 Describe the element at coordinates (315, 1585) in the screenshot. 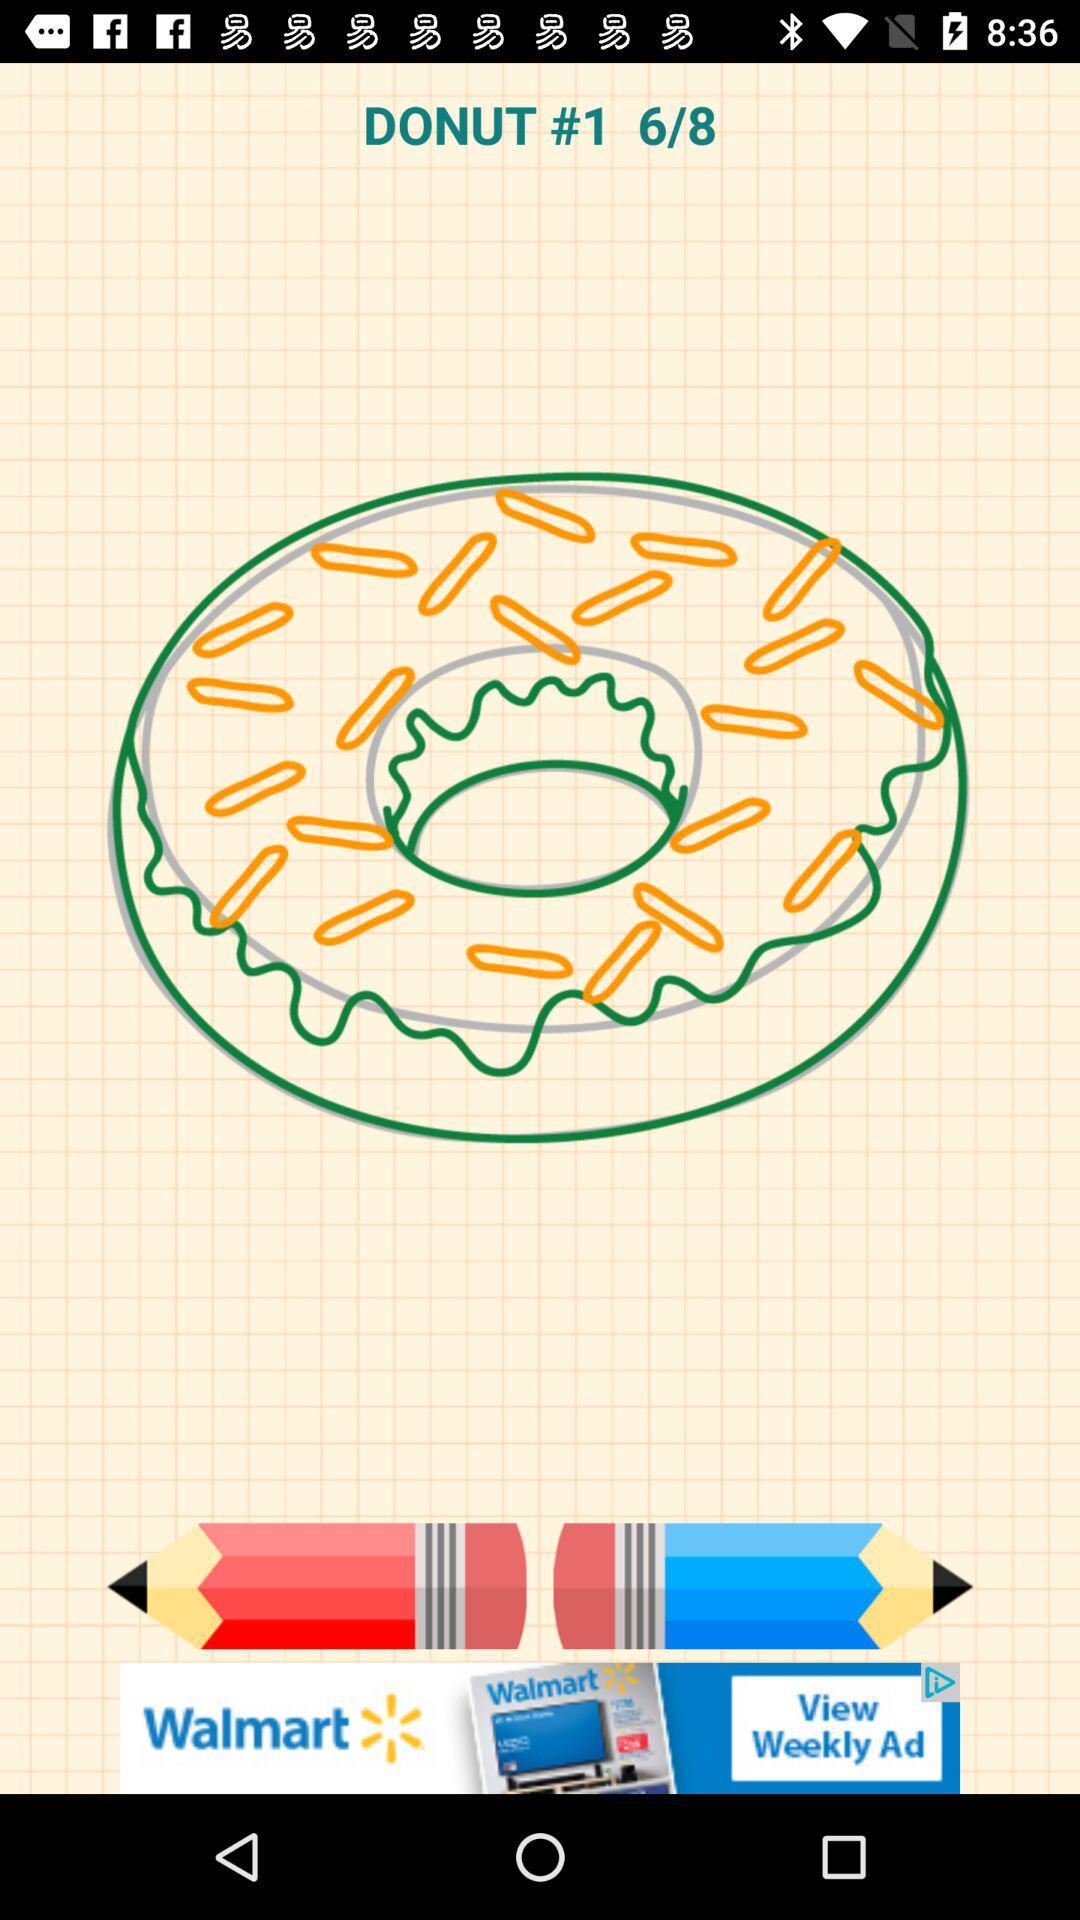

I see `back` at that location.